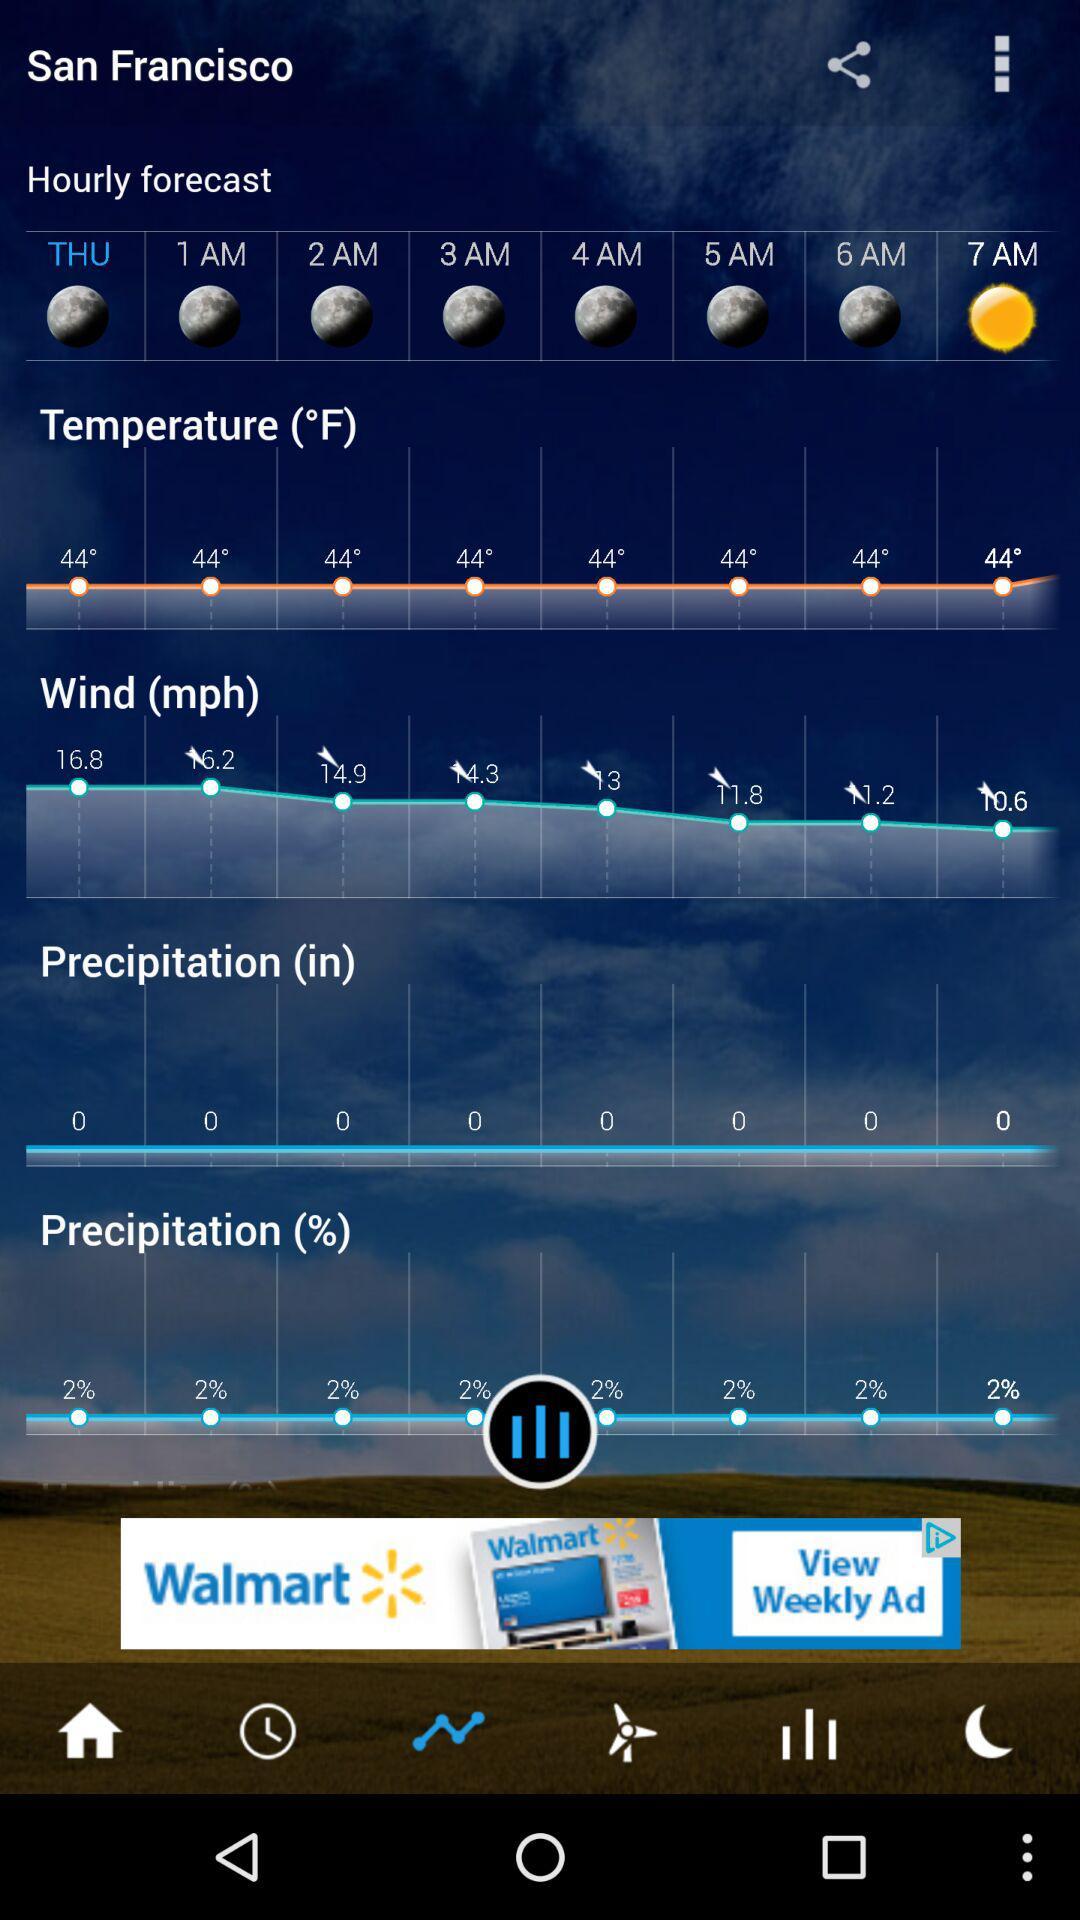  I want to click on the more icon, so click(1002, 68).